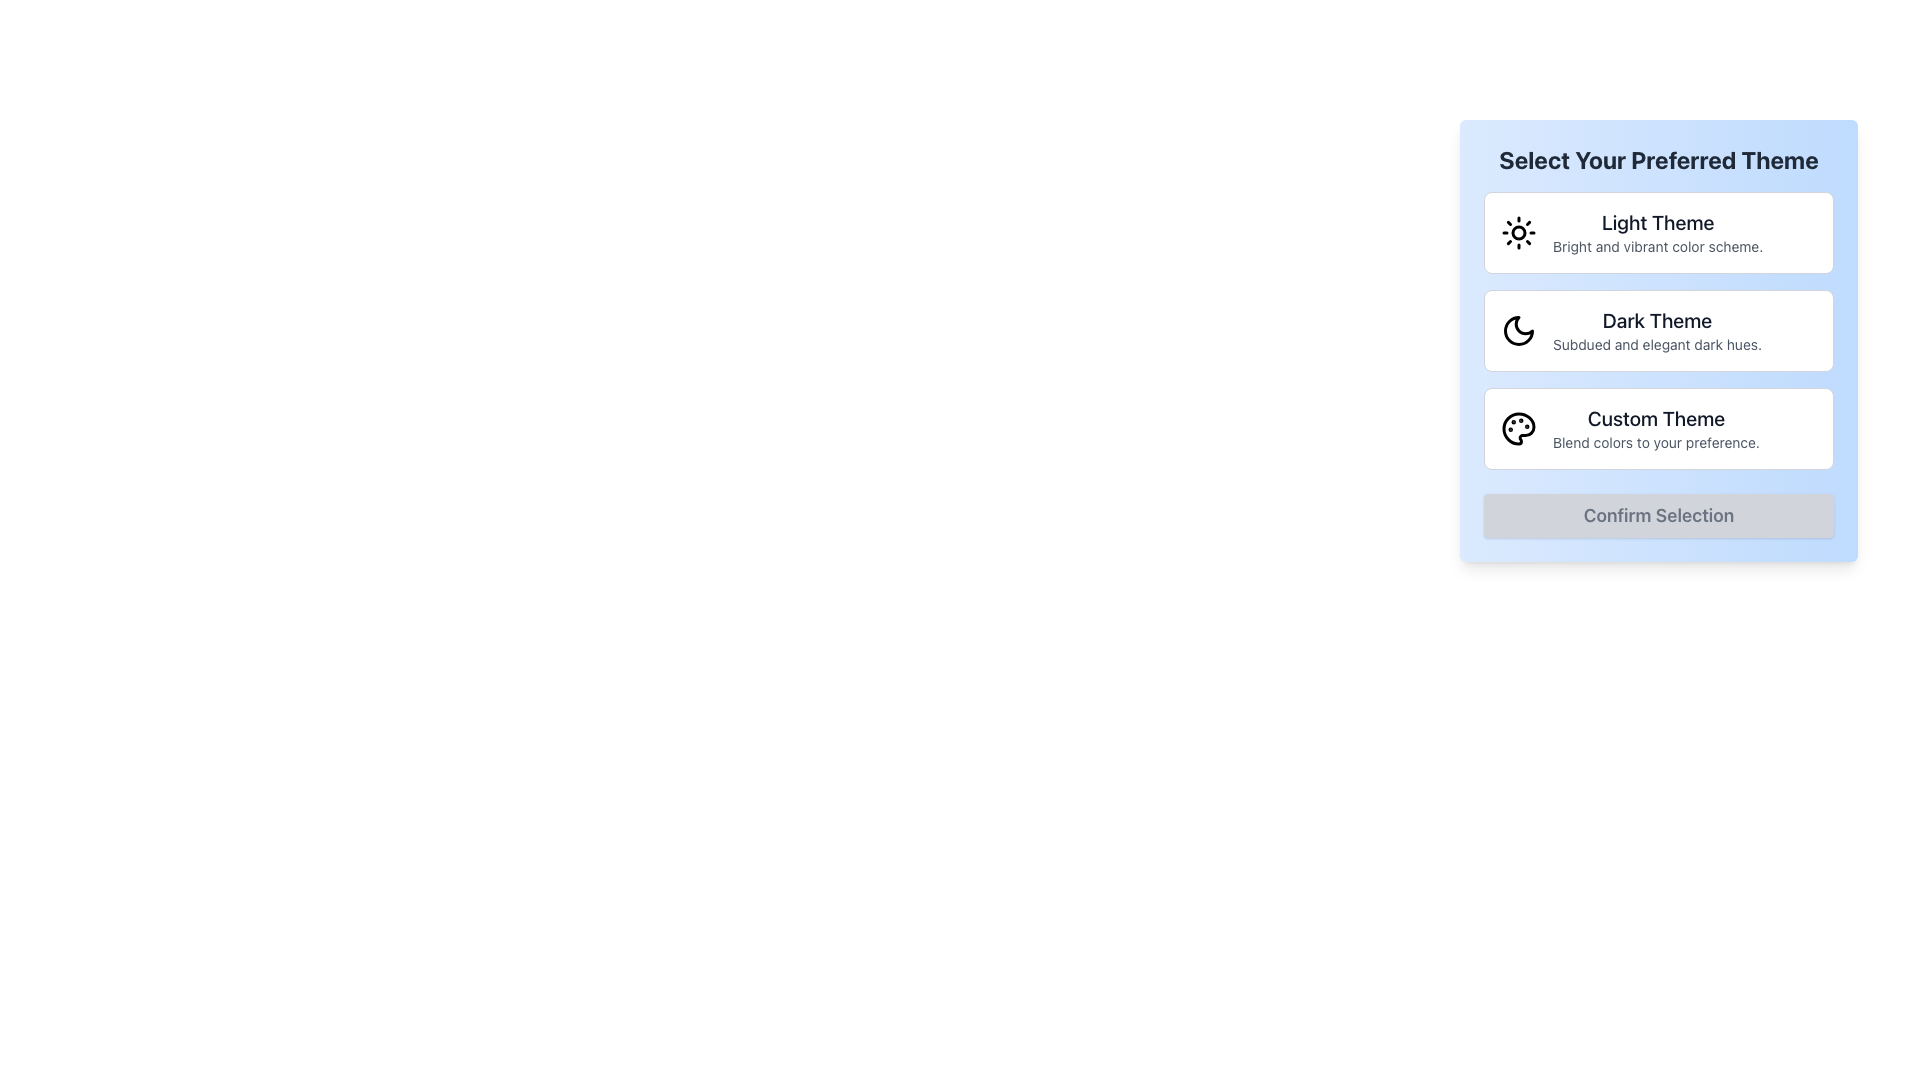 This screenshot has height=1080, width=1920. I want to click on the heading text label 'Select Your Preferred Theme' which is styled in a large, bold font and located at the top of the theme selection card layout, so click(1659, 158).